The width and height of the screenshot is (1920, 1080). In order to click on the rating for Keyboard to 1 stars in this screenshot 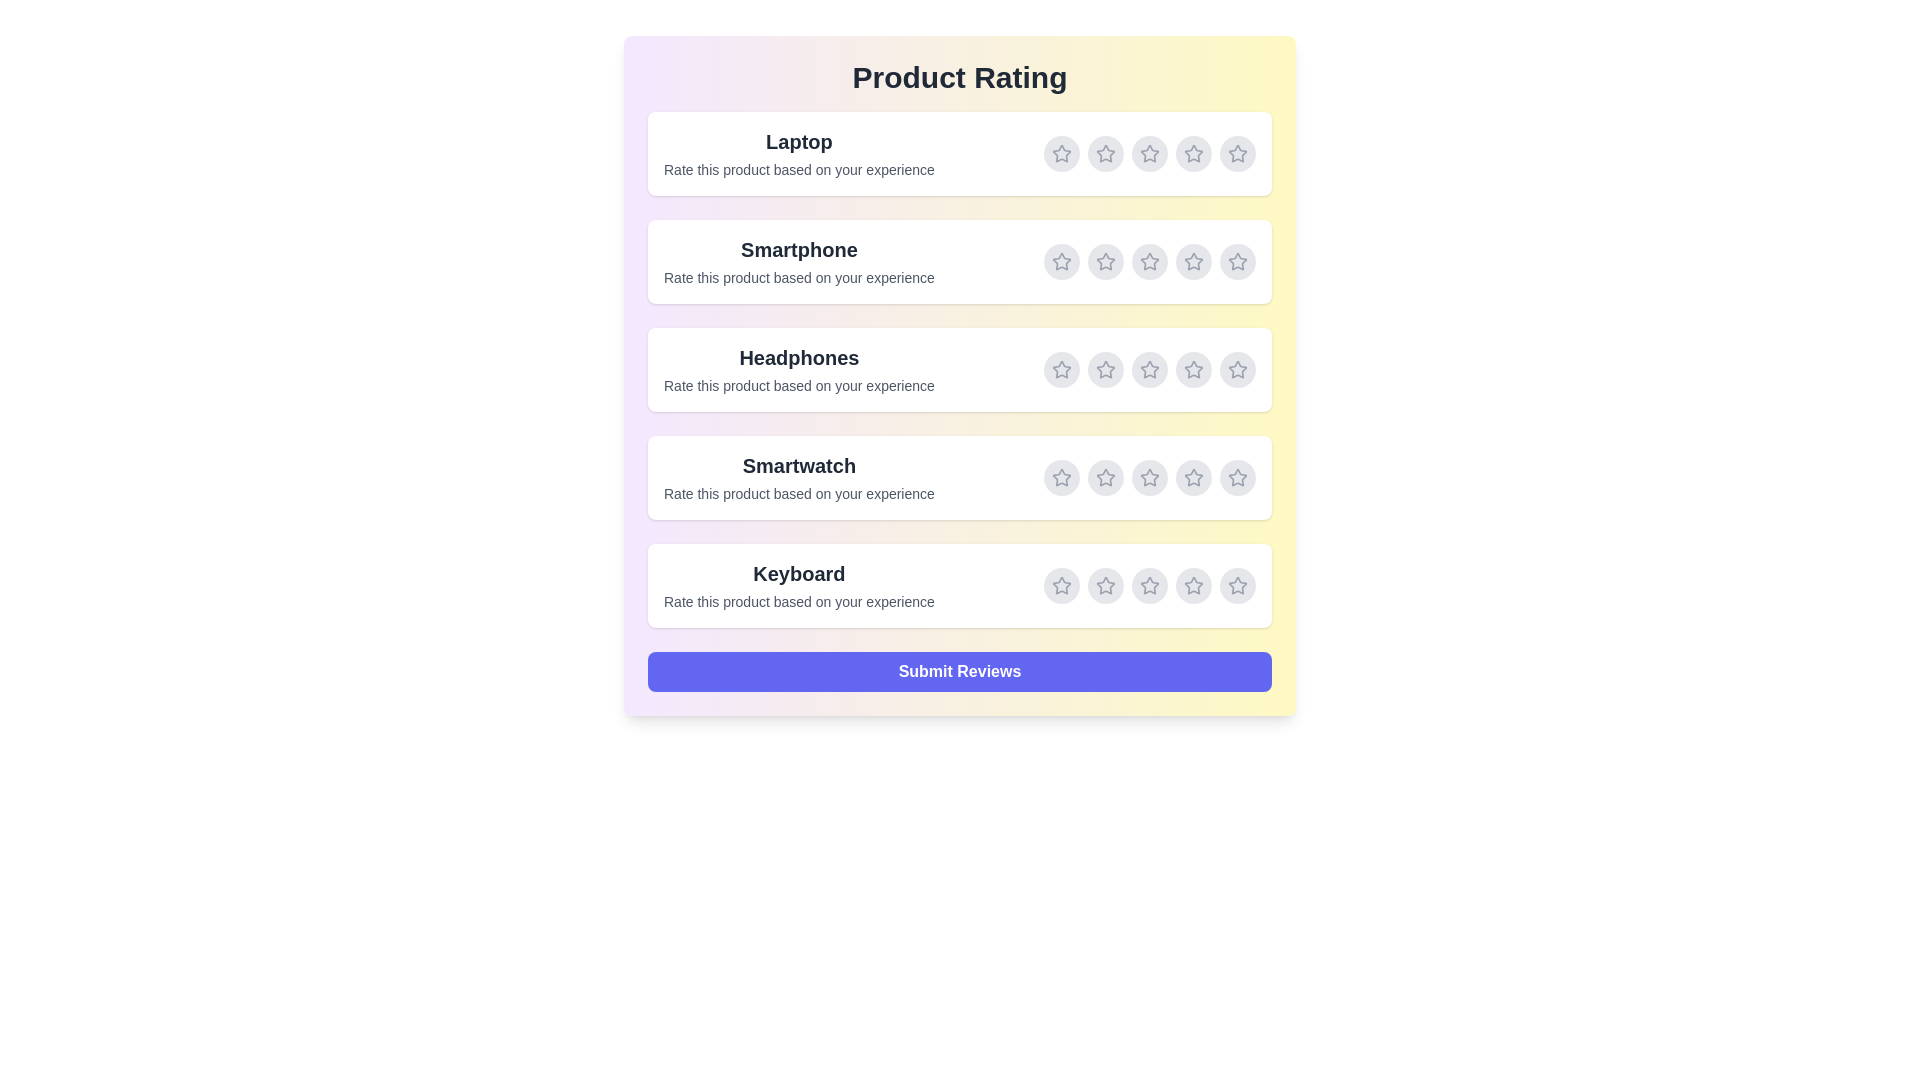, I will do `click(1060, 585)`.